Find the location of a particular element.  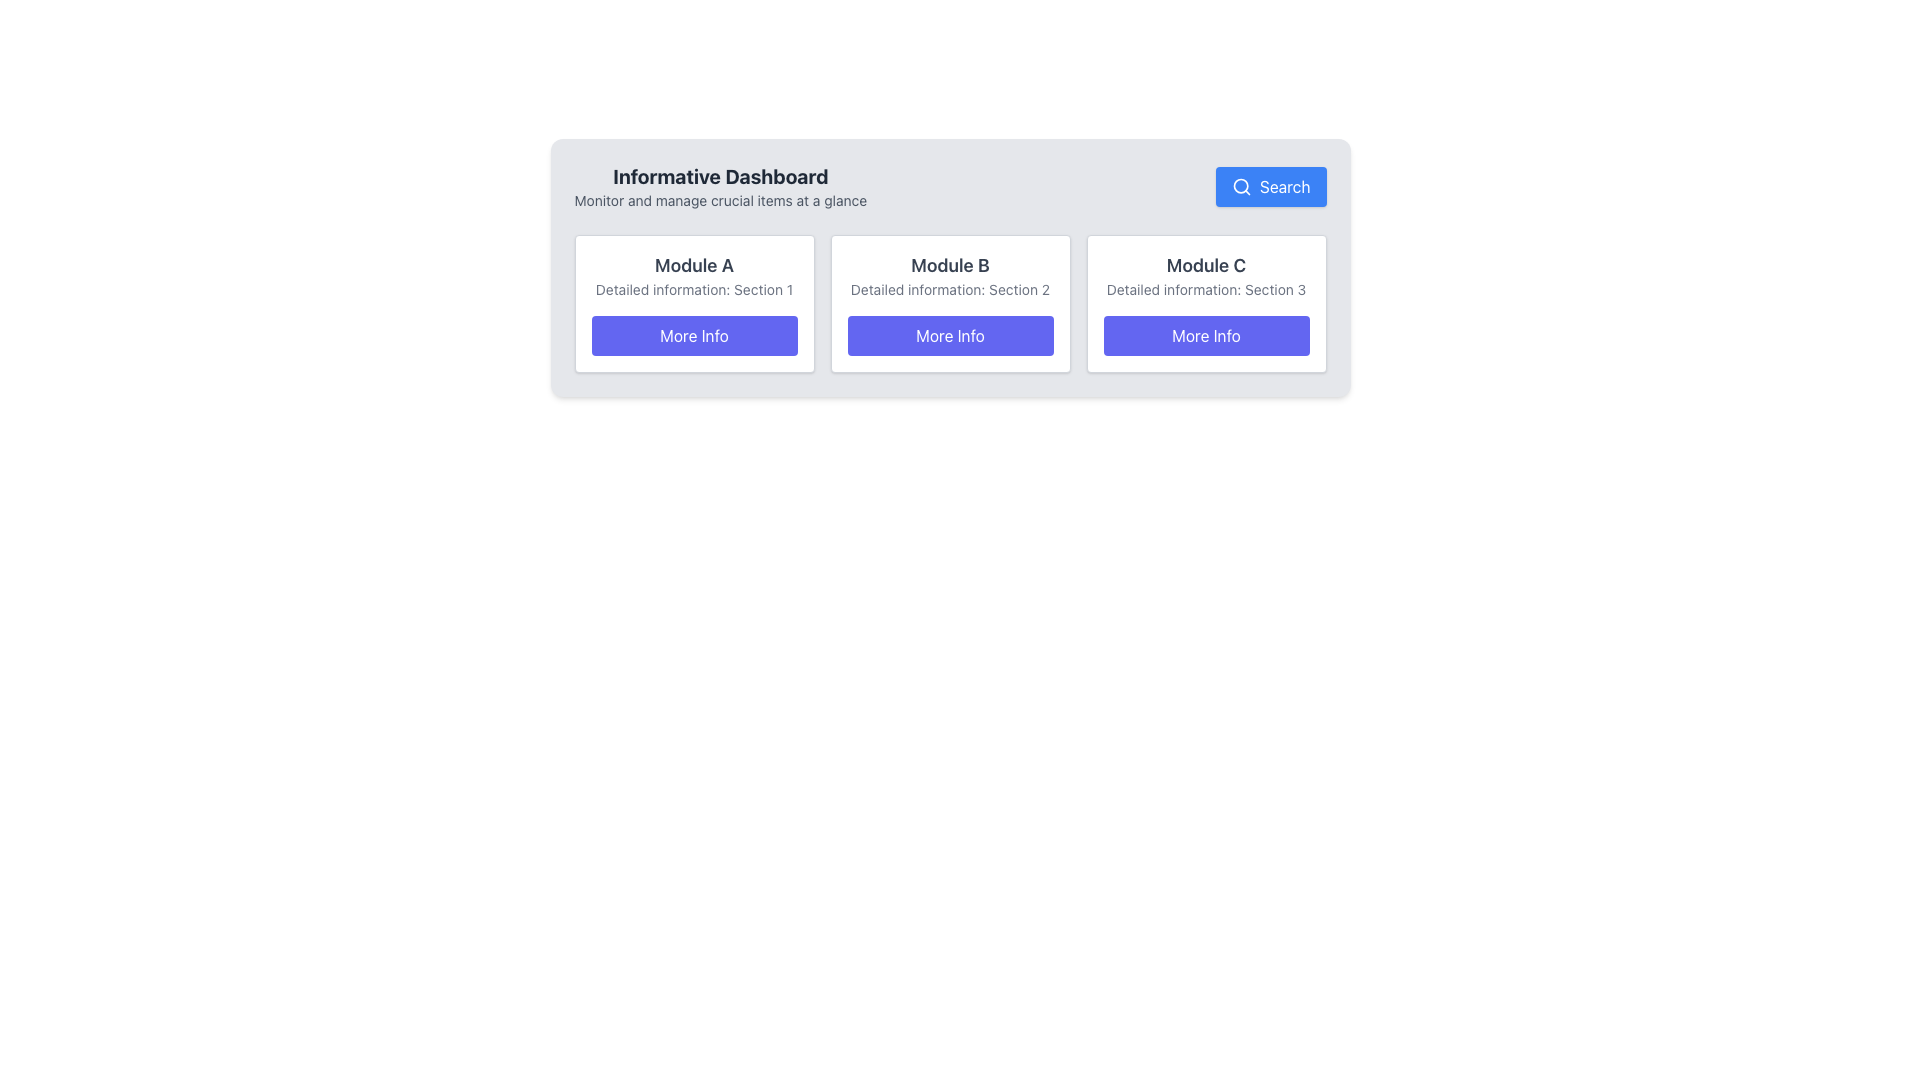

the 'More Info' button in the Group containing text labels and an interactive button for 'Module B' is located at coordinates (949, 304).